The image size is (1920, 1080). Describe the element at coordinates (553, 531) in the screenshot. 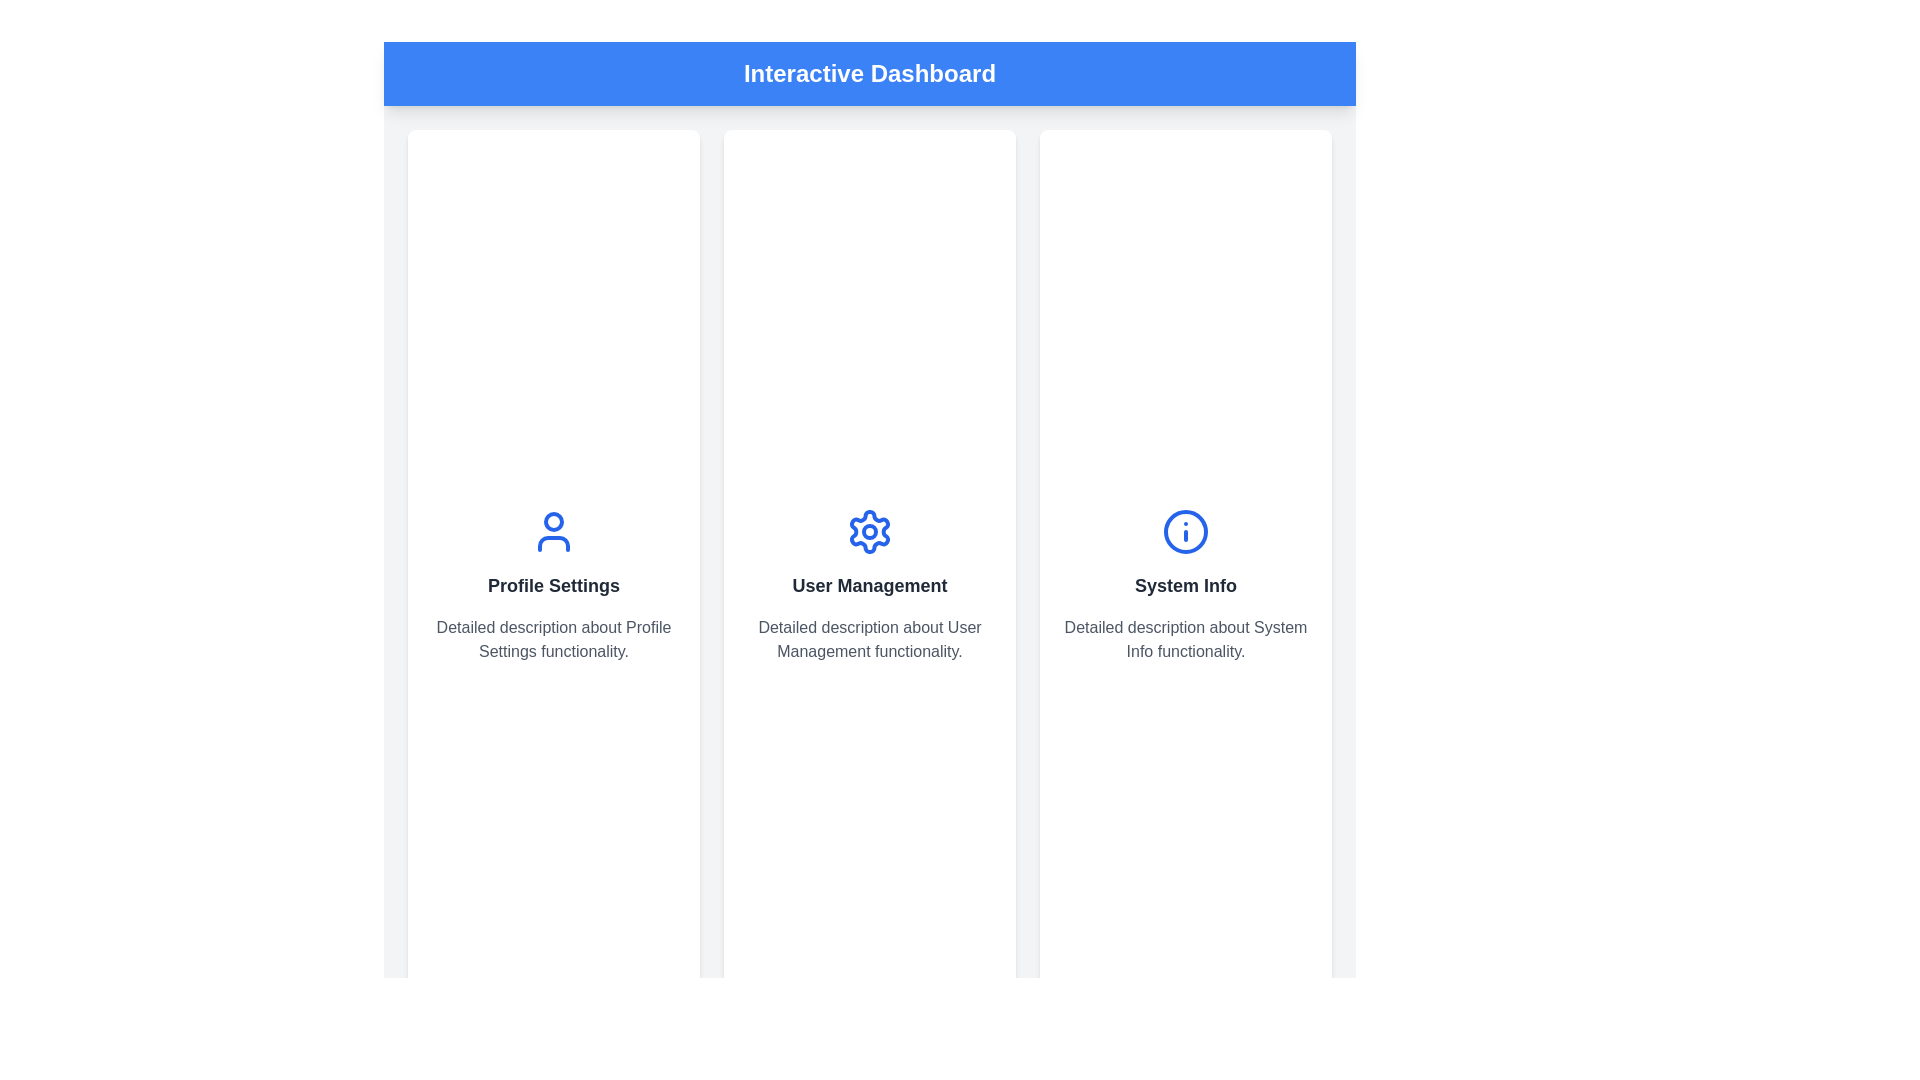

I see `the user profile icon, which is a circular head with a connected semicircular body outline, styled in blue and located above the text 'Profile Settings'` at that location.